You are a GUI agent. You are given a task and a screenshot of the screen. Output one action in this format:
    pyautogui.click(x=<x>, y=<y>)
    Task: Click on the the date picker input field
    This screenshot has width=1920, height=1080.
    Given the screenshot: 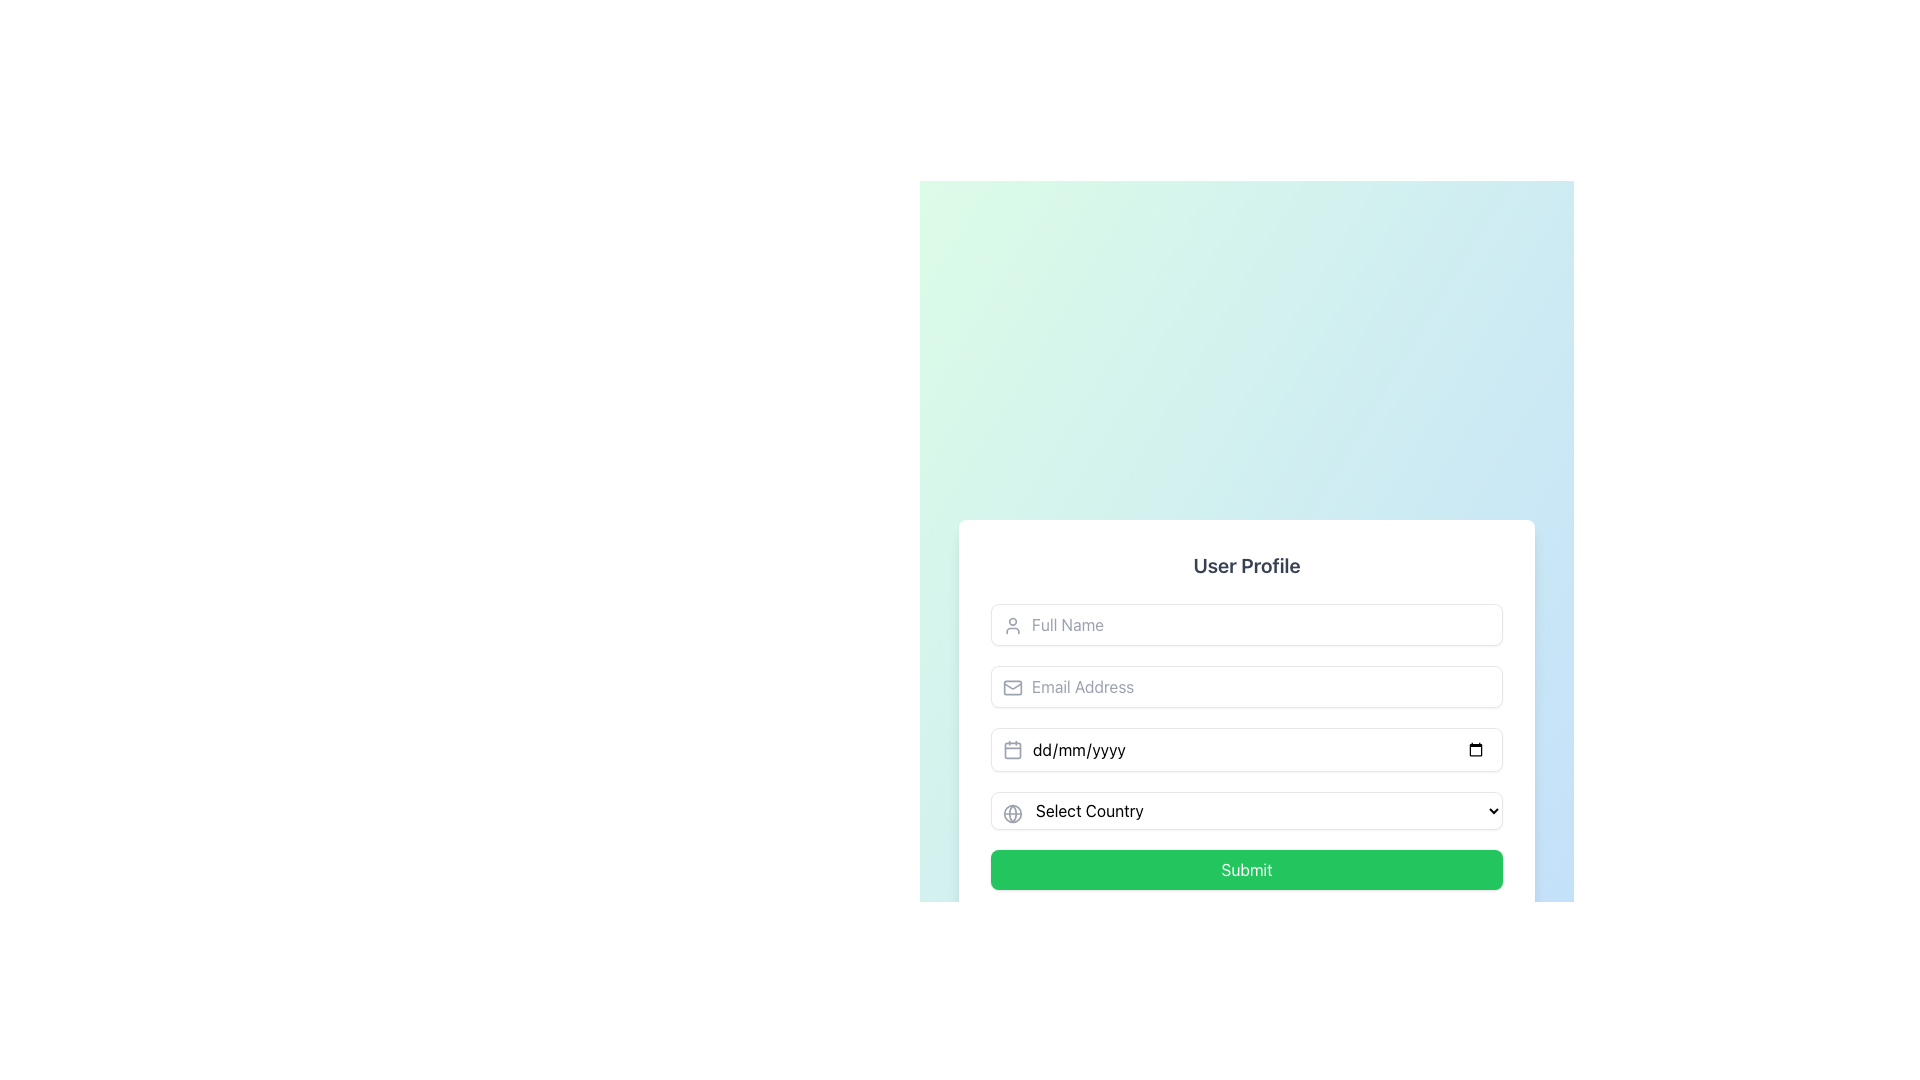 What is the action you would take?
    pyautogui.click(x=1246, y=749)
    